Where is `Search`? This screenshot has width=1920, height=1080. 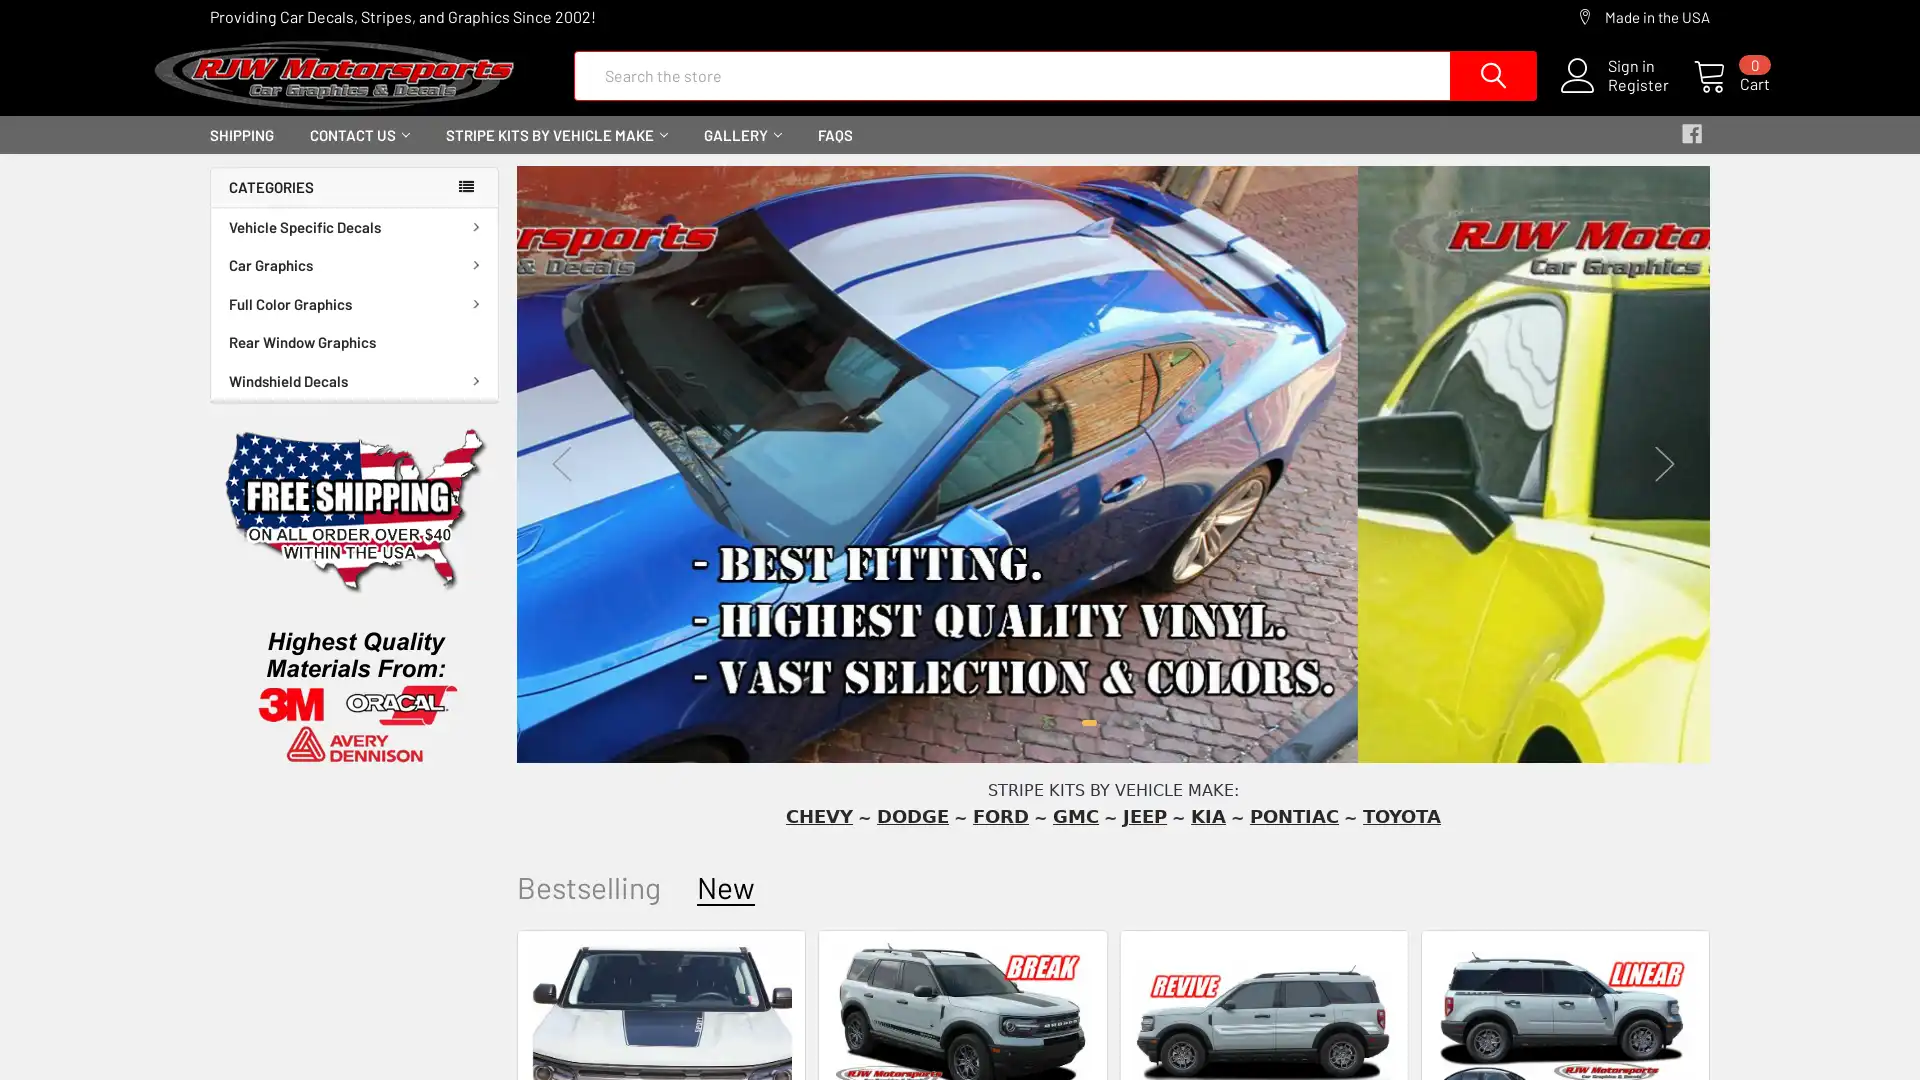 Search is located at coordinates (1416, 86).